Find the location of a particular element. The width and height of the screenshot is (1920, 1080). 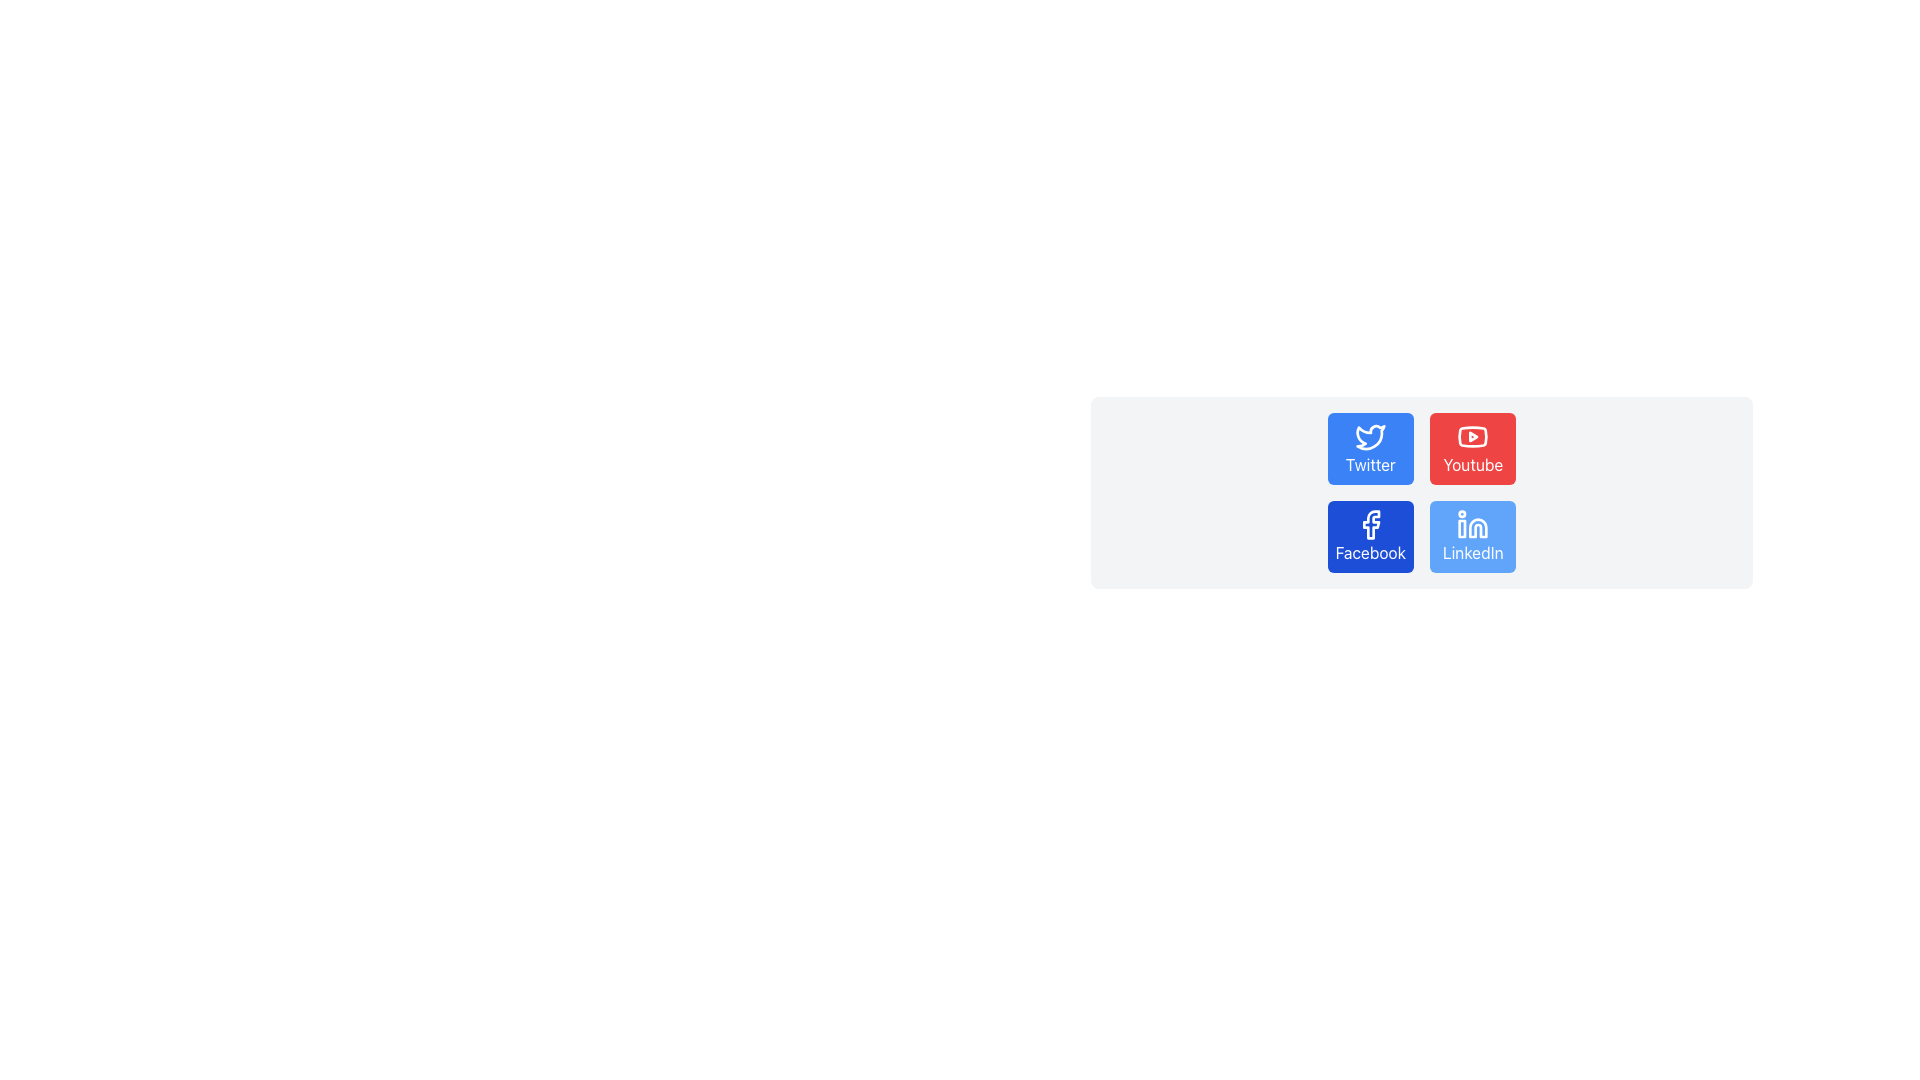

the Facebook button located in the bottom-left corner of a 2x2 grid layout, directly below the 'Twitter' button and to the left of the 'LinkedIn' button is located at coordinates (1369, 535).